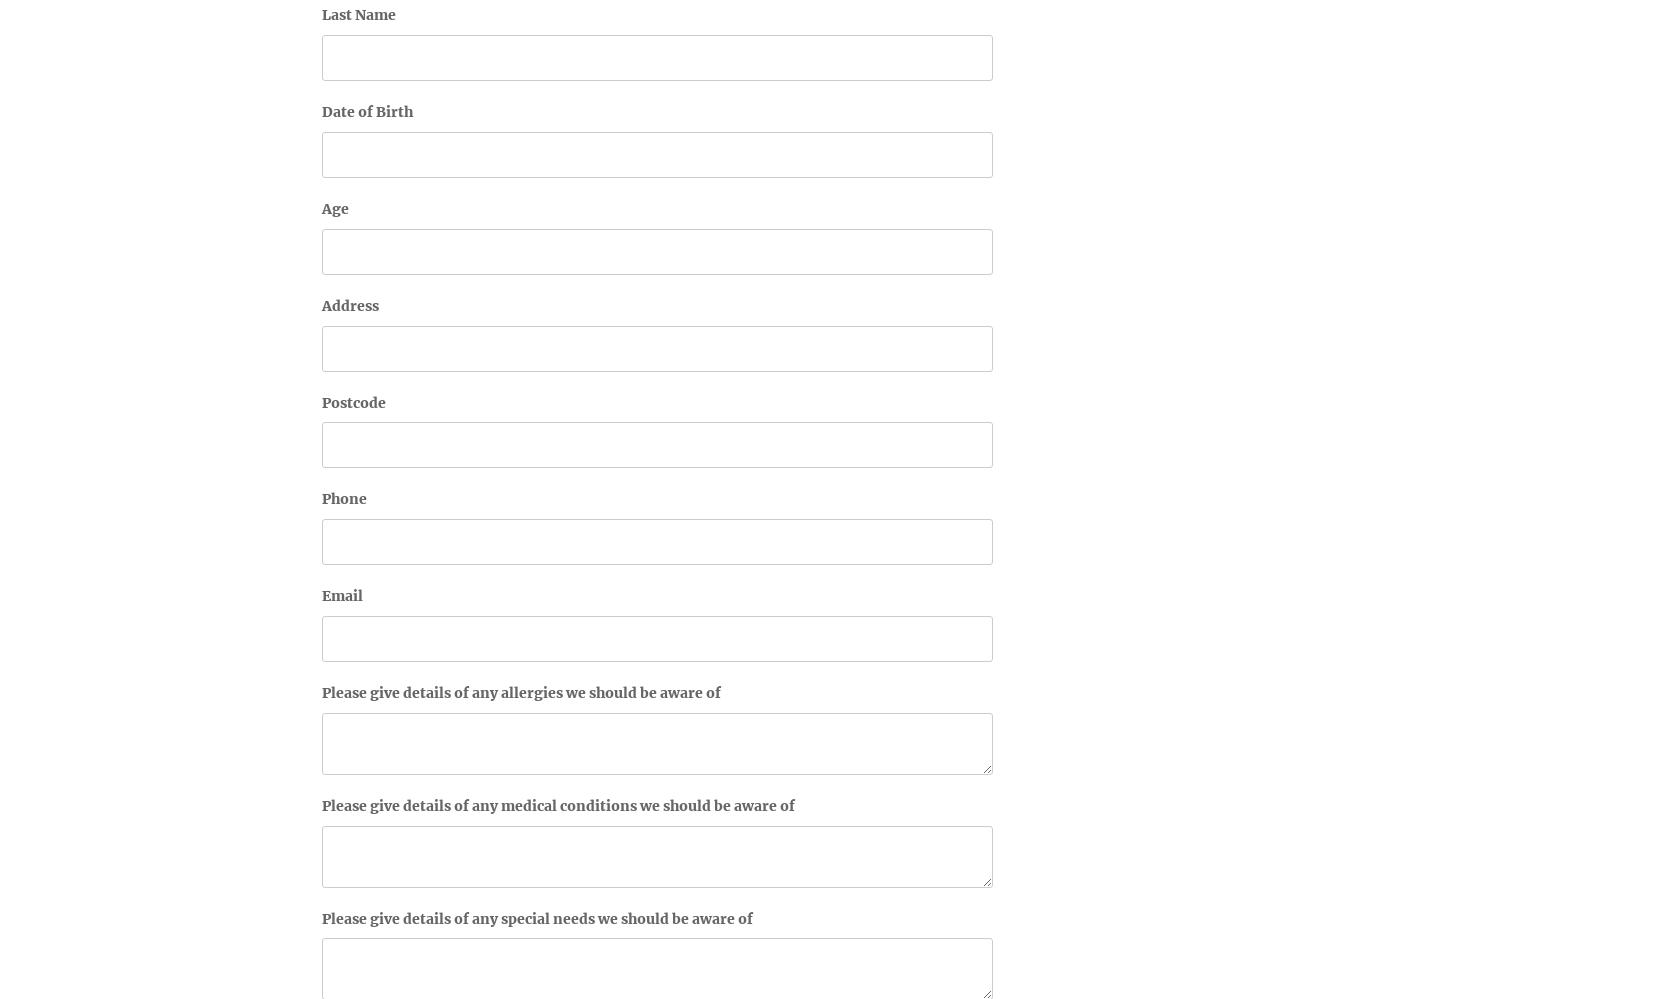 This screenshot has height=999, width=1680. What do you see at coordinates (558, 804) in the screenshot?
I see `'Please give details of any medical conditions we should be aware of'` at bounding box center [558, 804].